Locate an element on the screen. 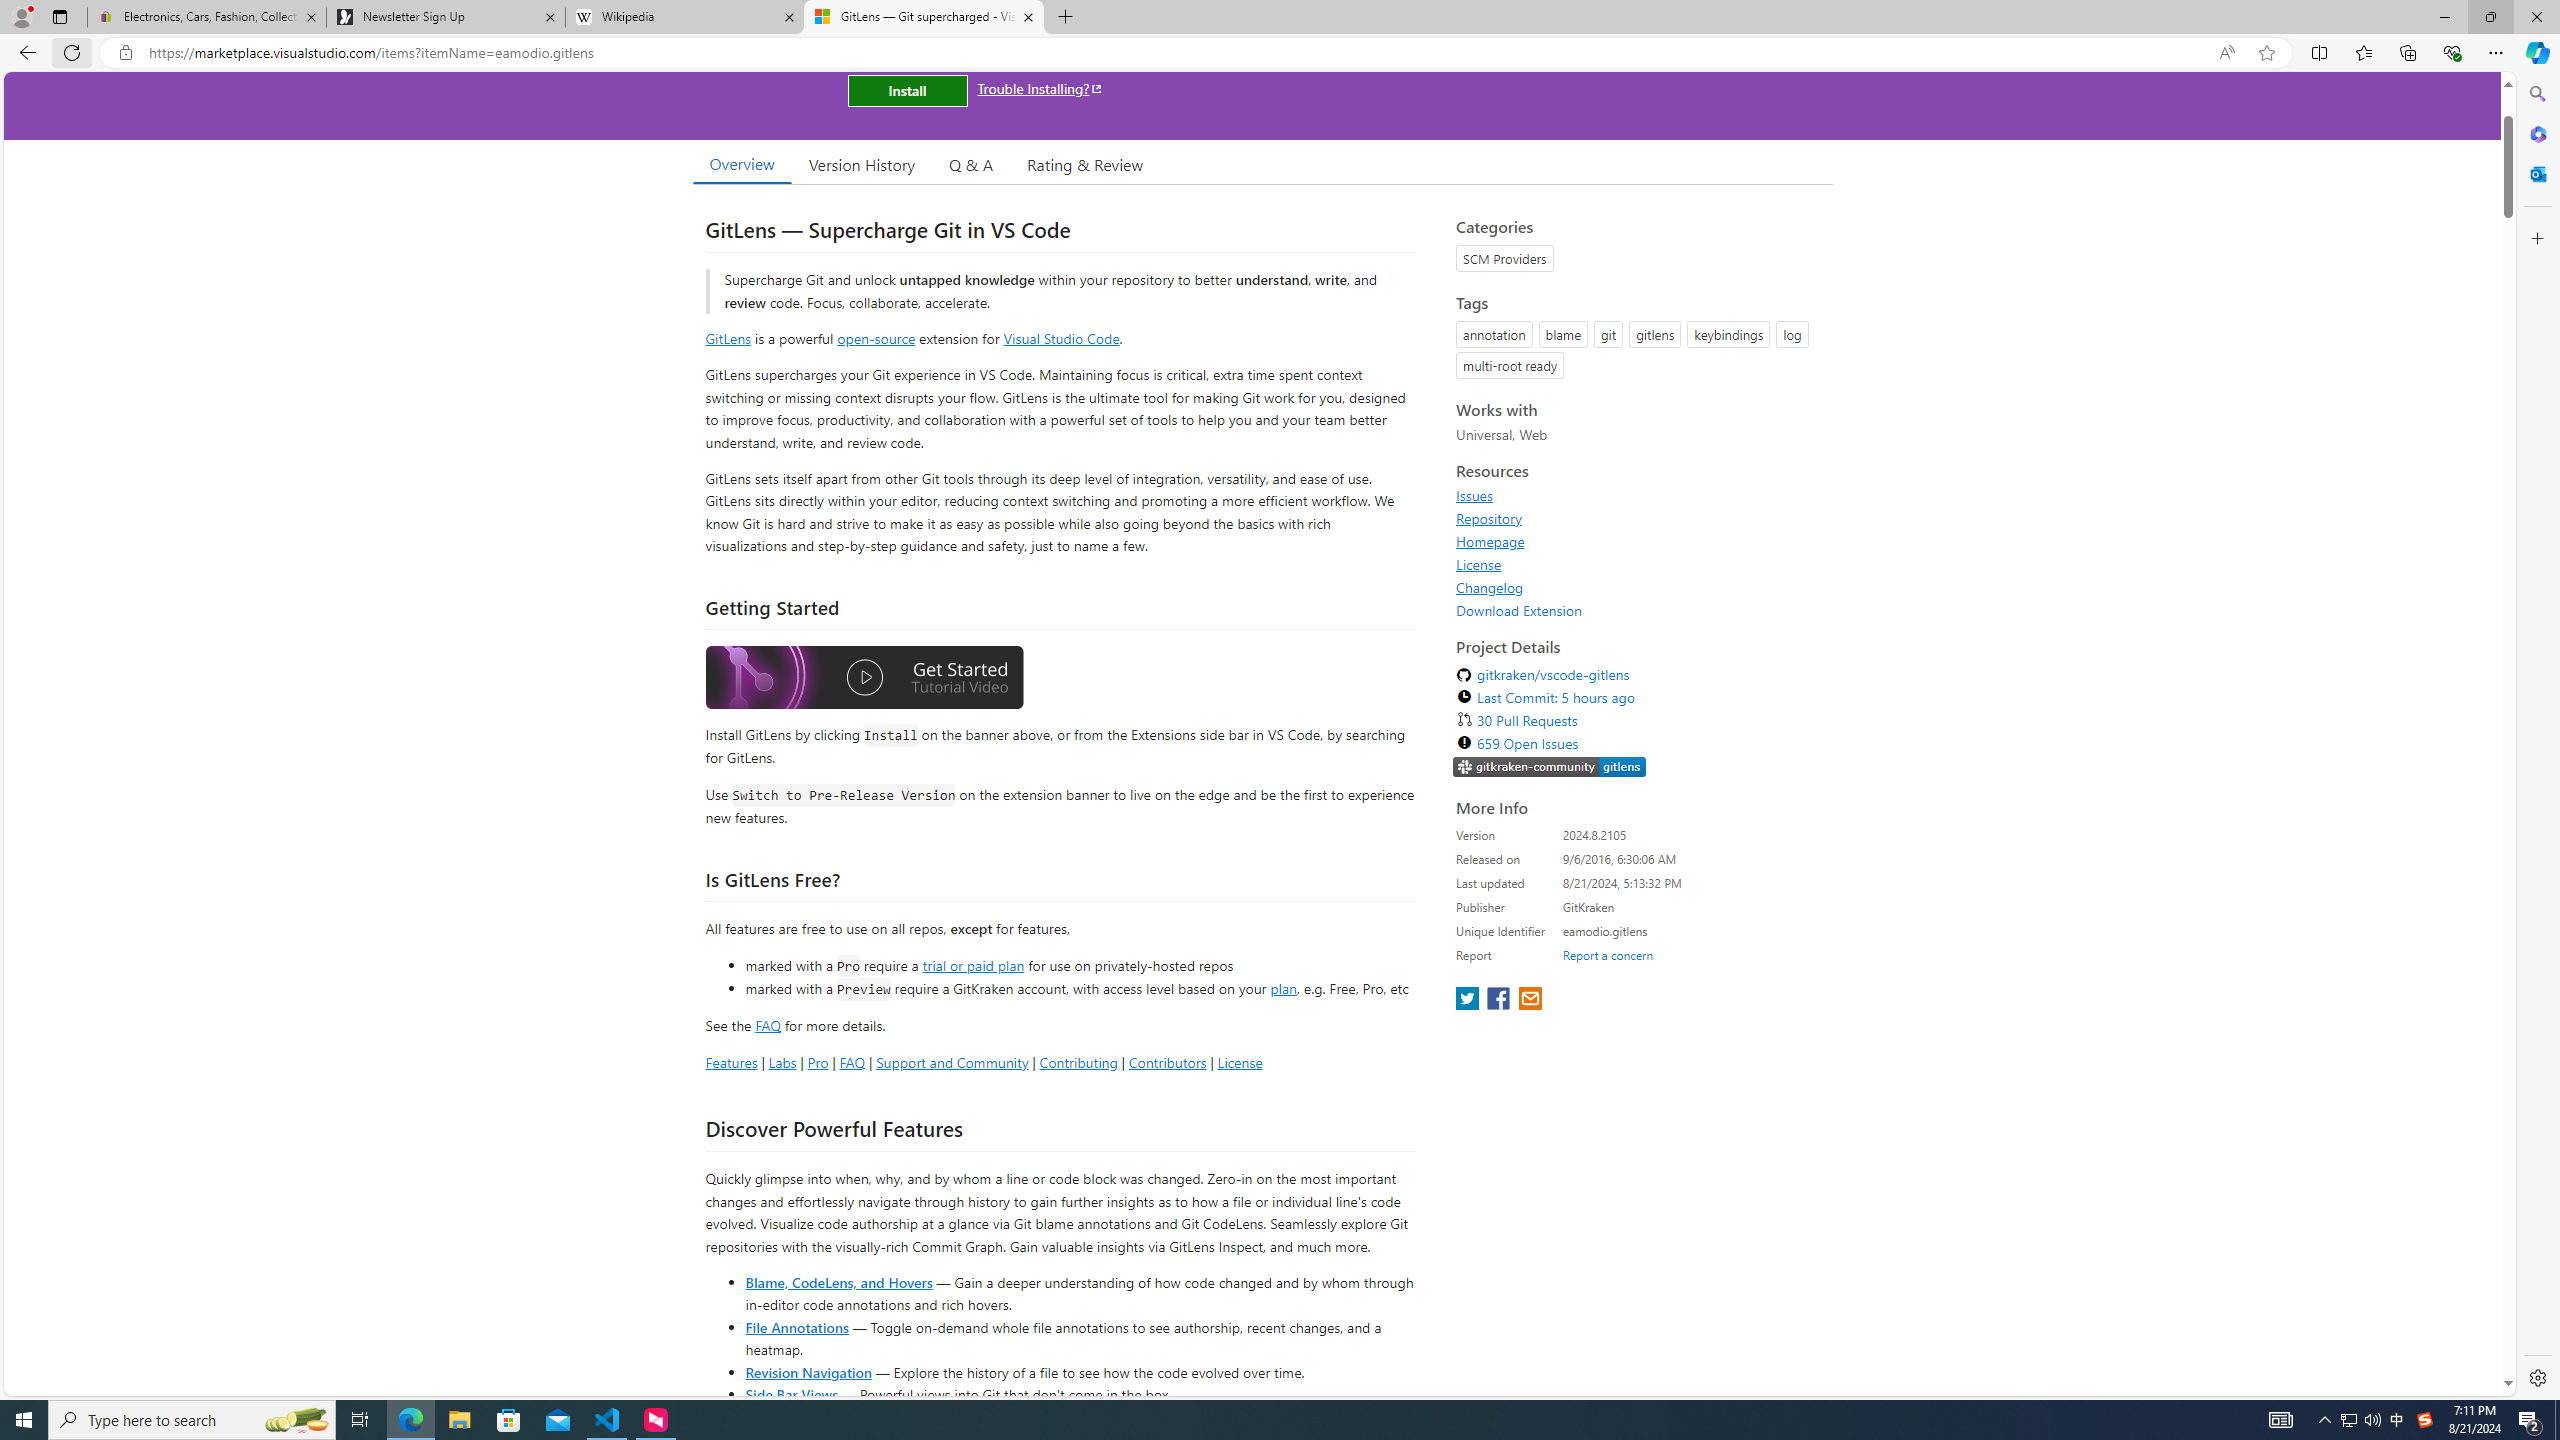 This screenshot has height=1440, width=2560. 'share extension on facebook' is located at coordinates (1500, 999).